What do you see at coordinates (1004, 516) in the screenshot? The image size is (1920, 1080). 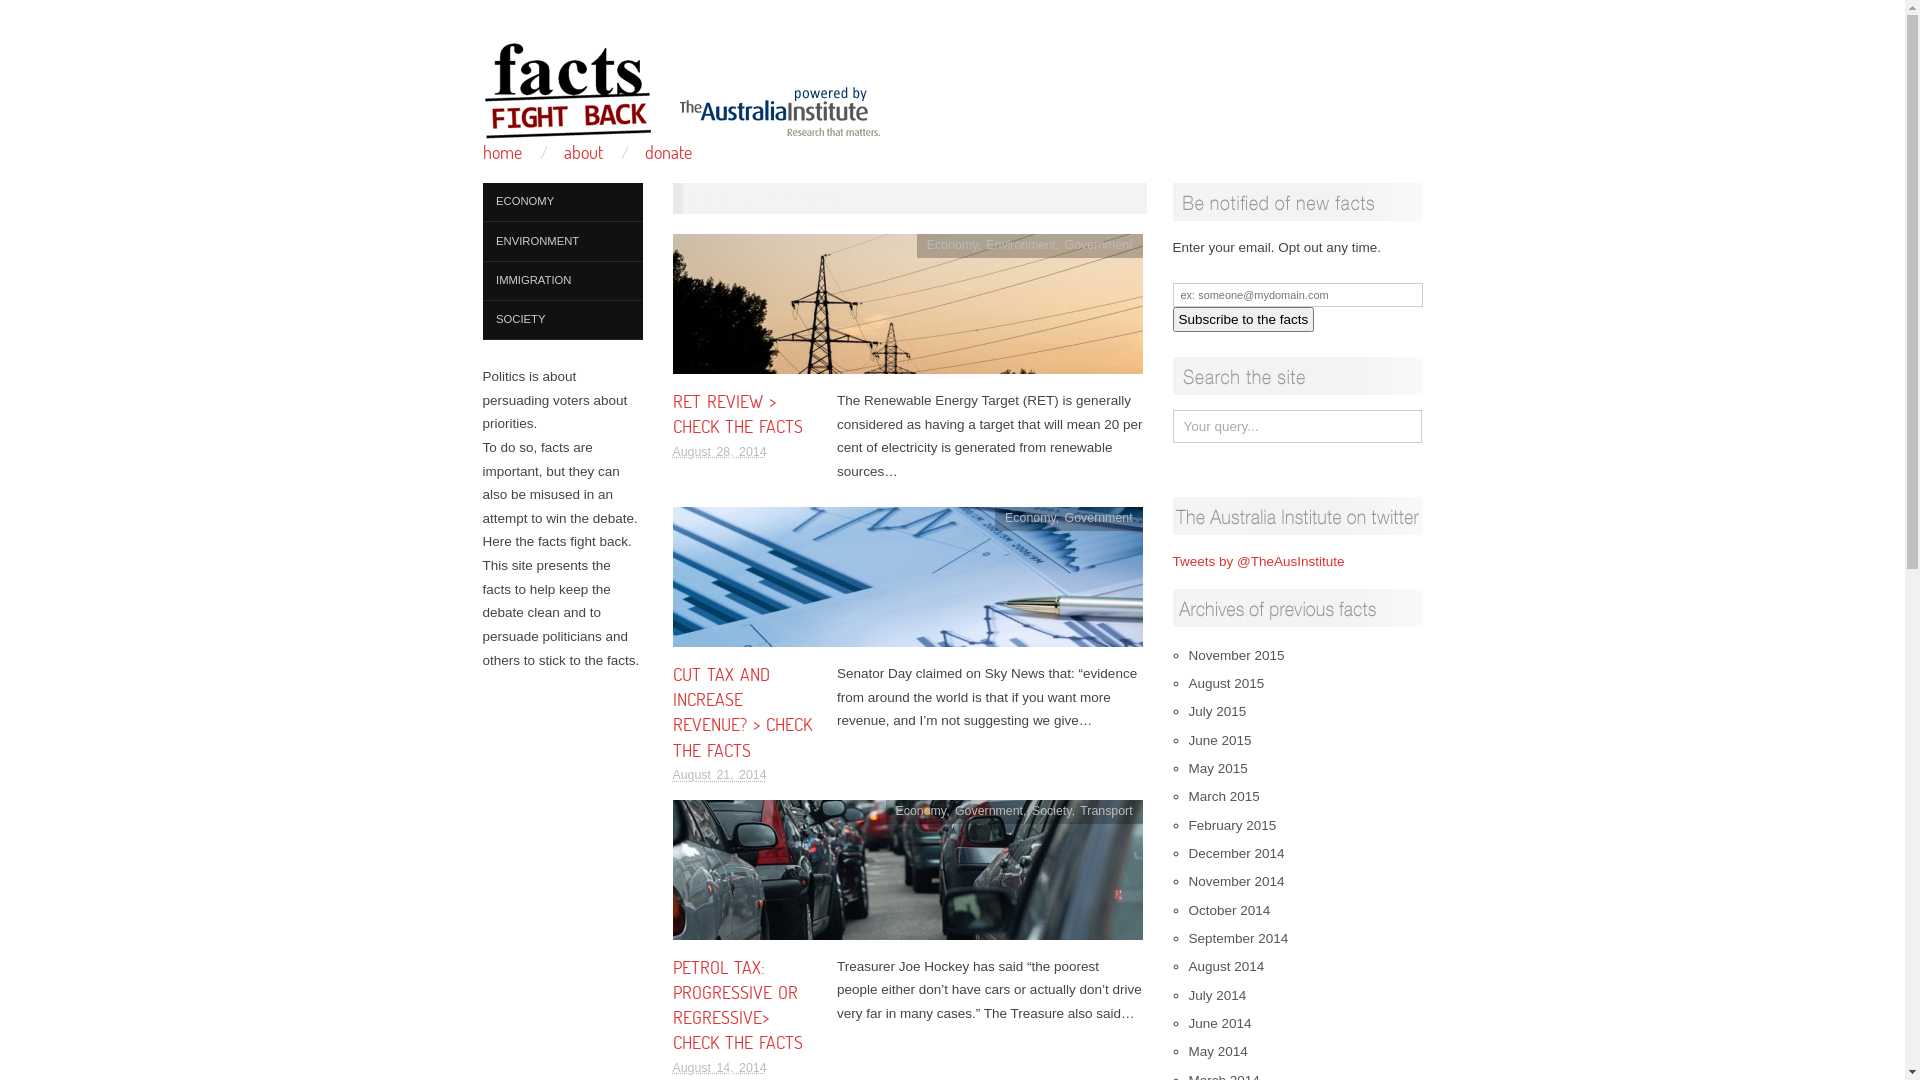 I see `'Economy'` at bounding box center [1004, 516].